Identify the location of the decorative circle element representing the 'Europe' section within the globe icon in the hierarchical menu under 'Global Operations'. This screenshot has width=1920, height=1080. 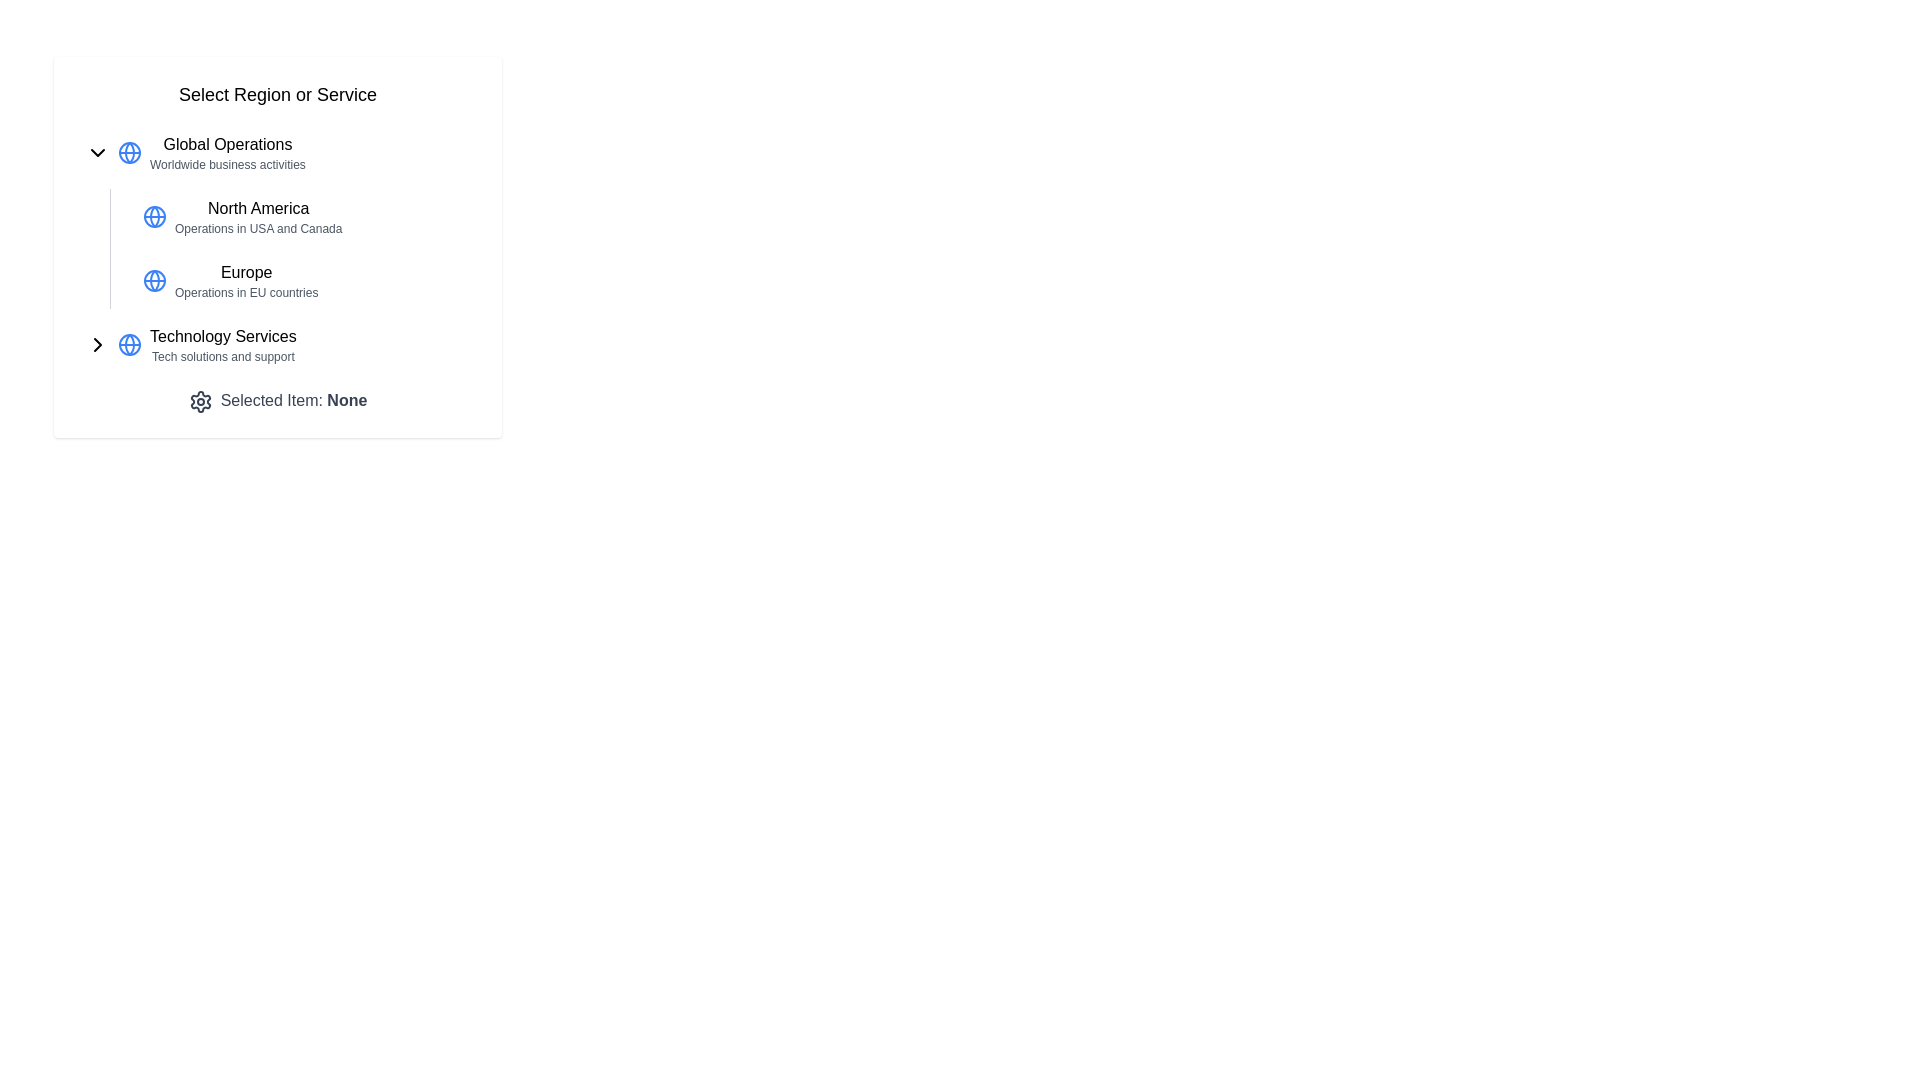
(153, 281).